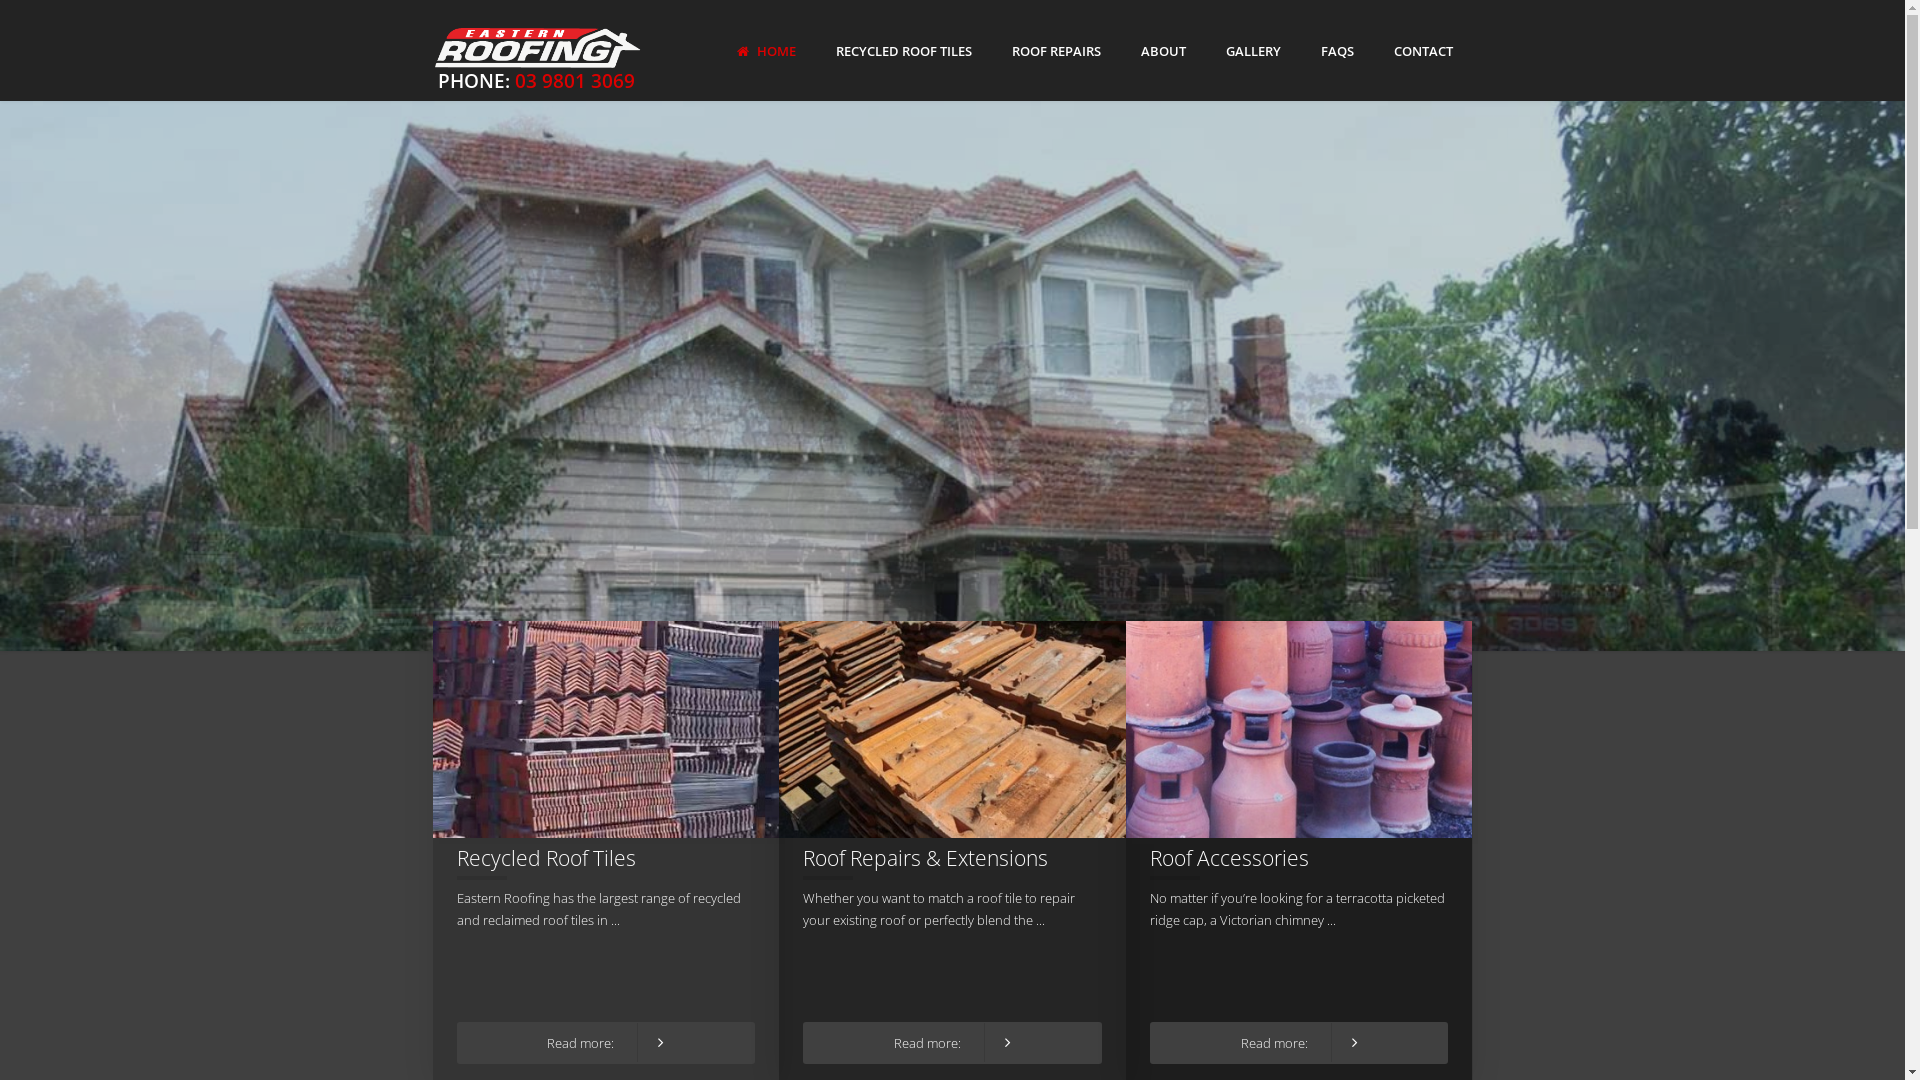  I want to click on 'Read more:', so click(455, 1041).